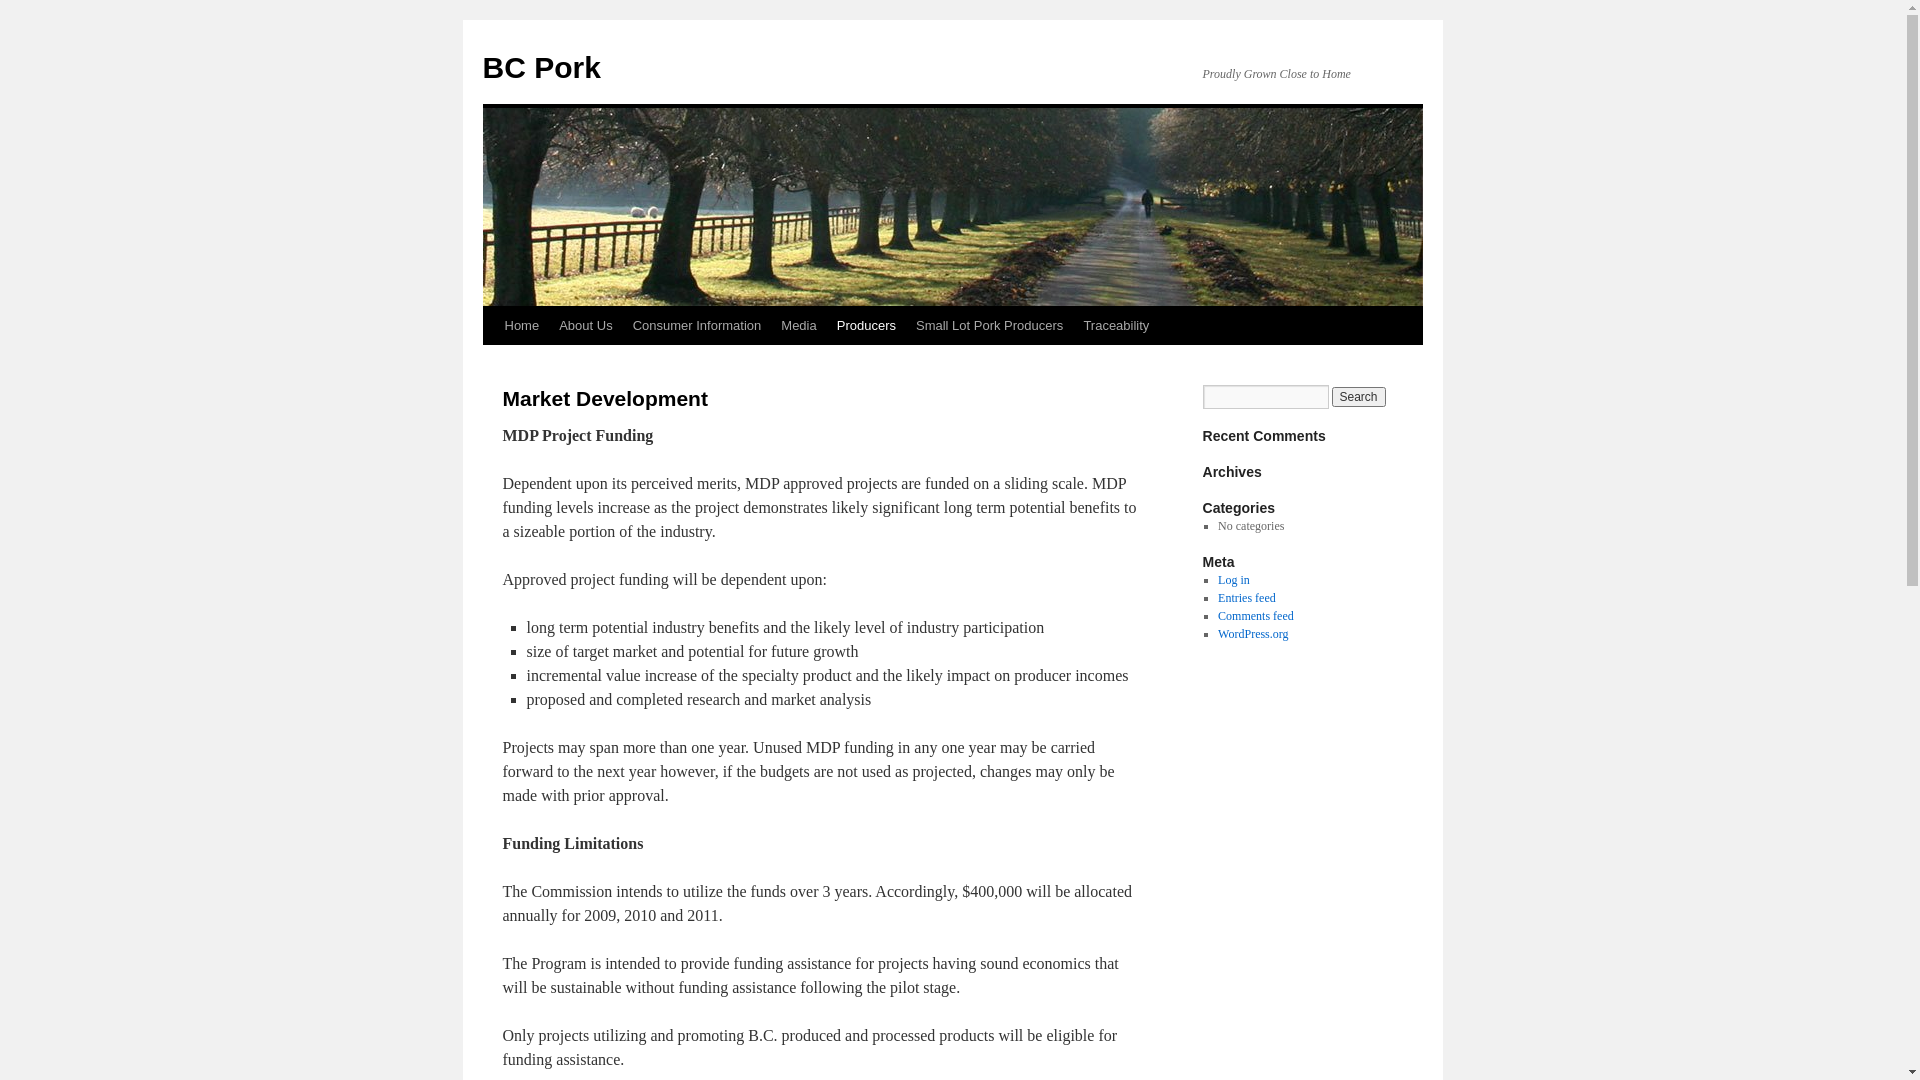  I want to click on 'Search', so click(1358, 397).